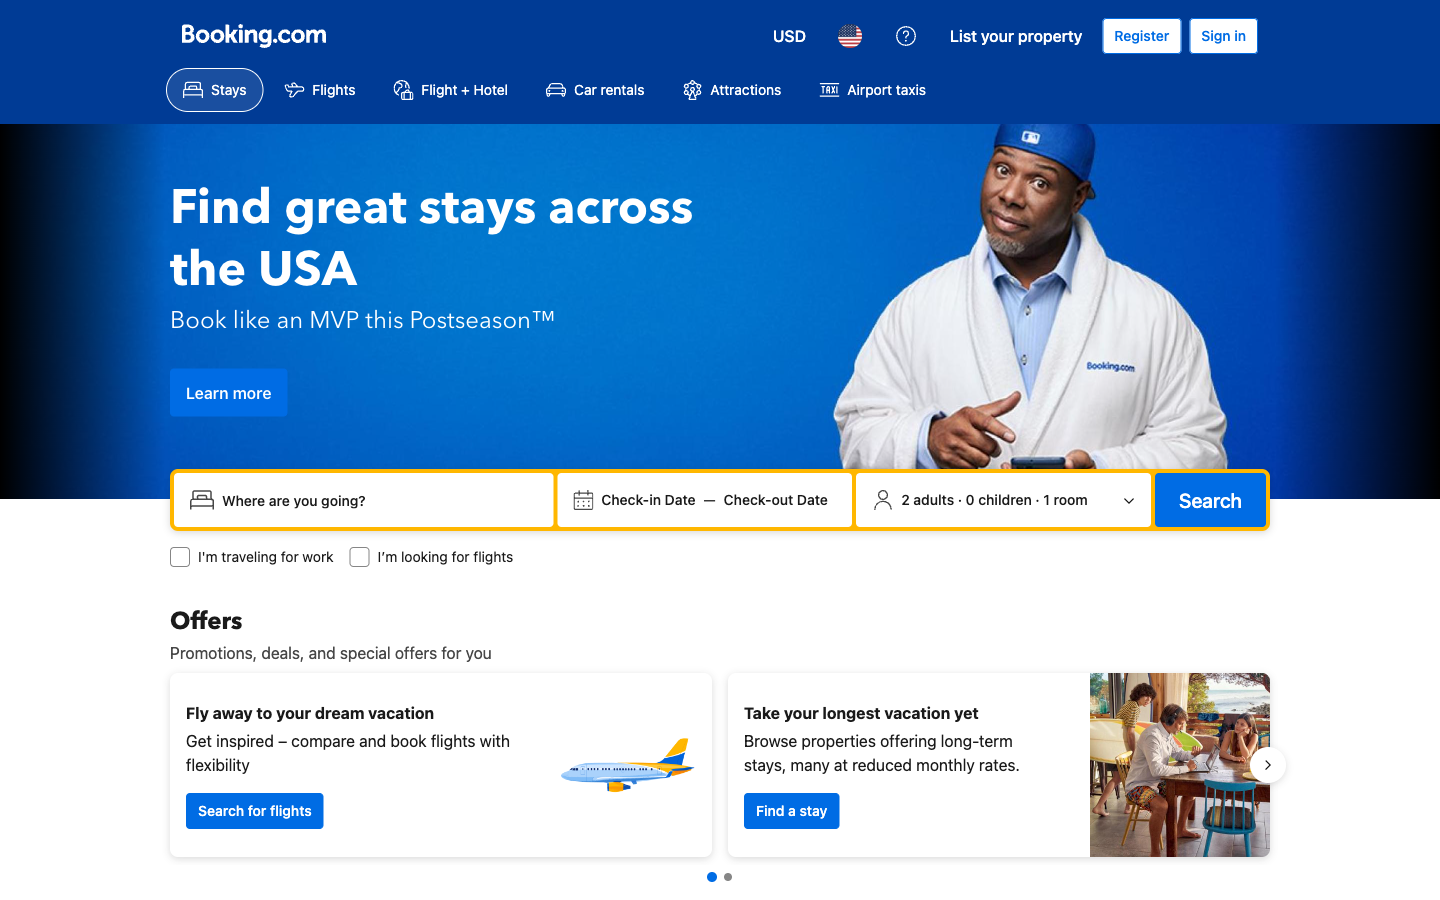  Describe the element at coordinates (1209, 499) in the screenshot. I see `Locate and select the search button for available accommodations` at that location.